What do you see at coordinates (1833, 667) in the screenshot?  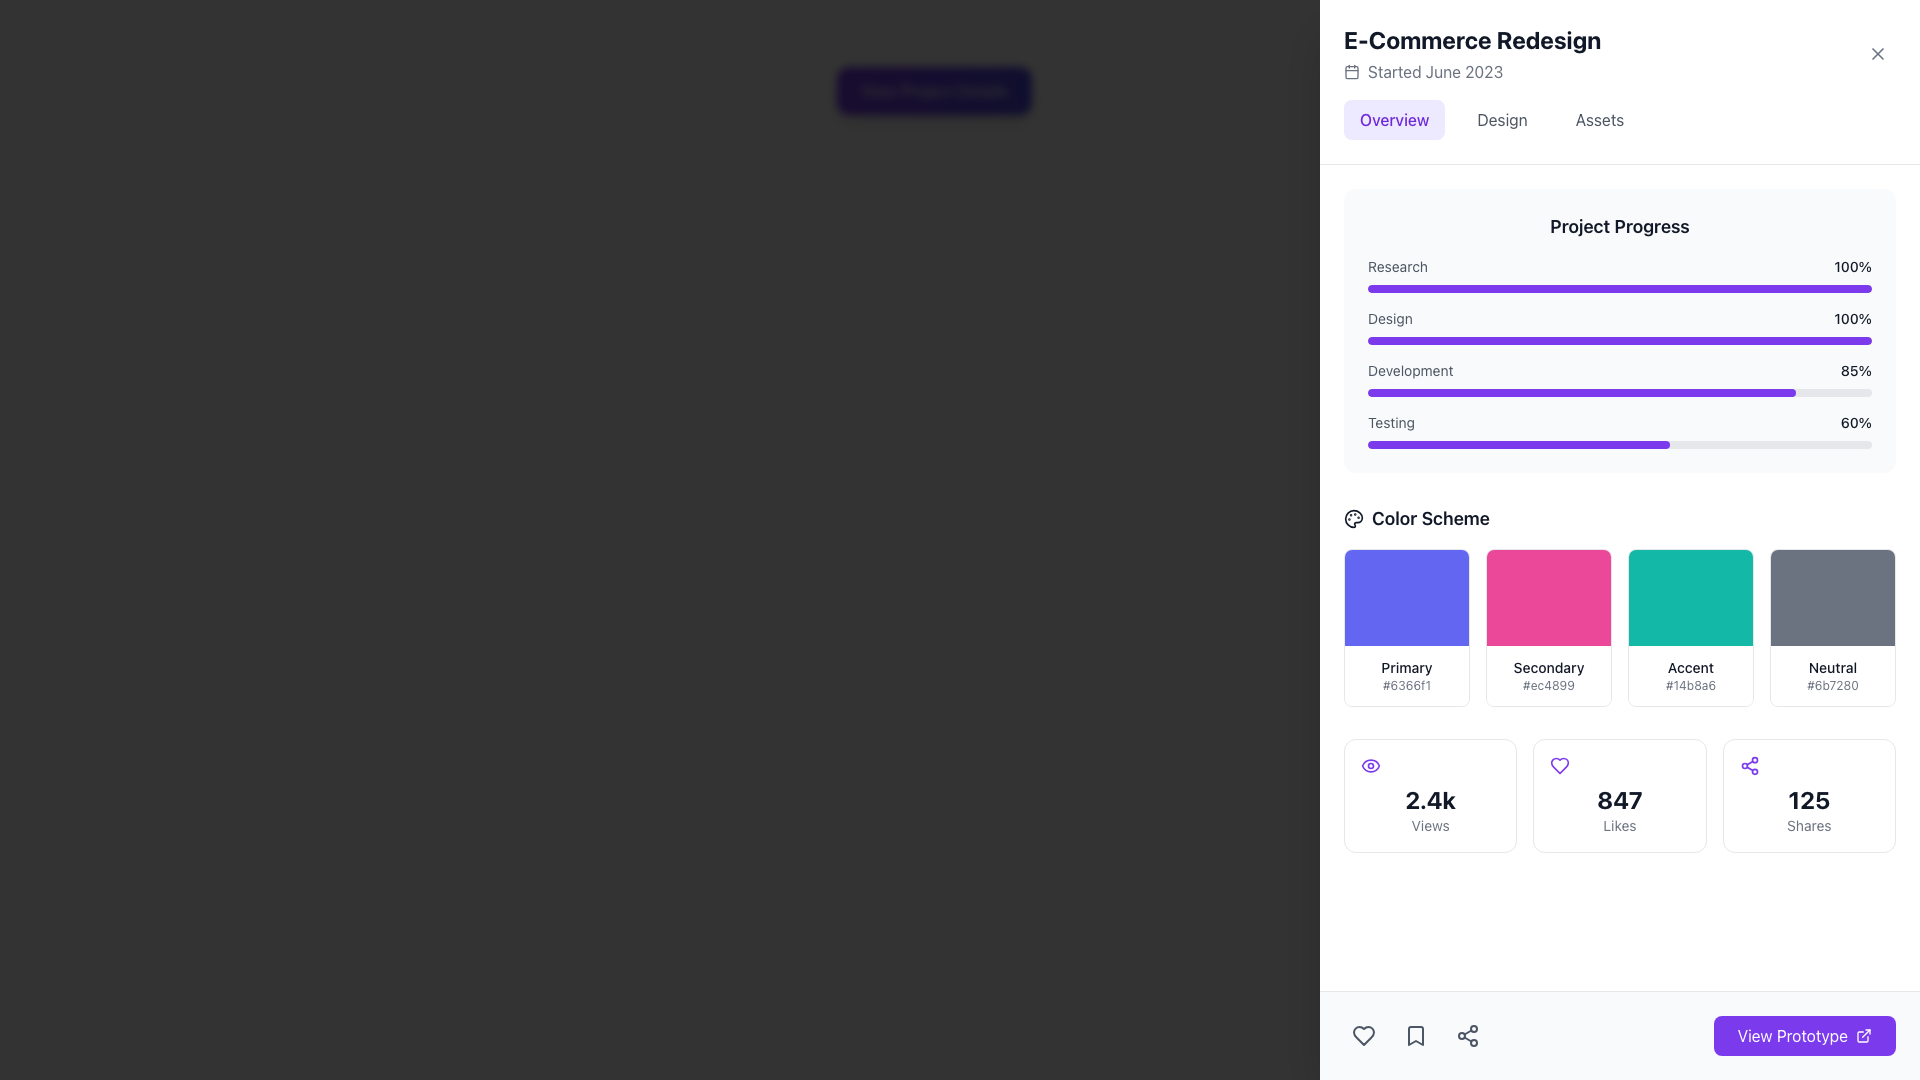 I see `the text label displaying 'Neutral' in a sans-serif font located in the 'Color Scheme' section of the UI` at bounding box center [1833, 667].